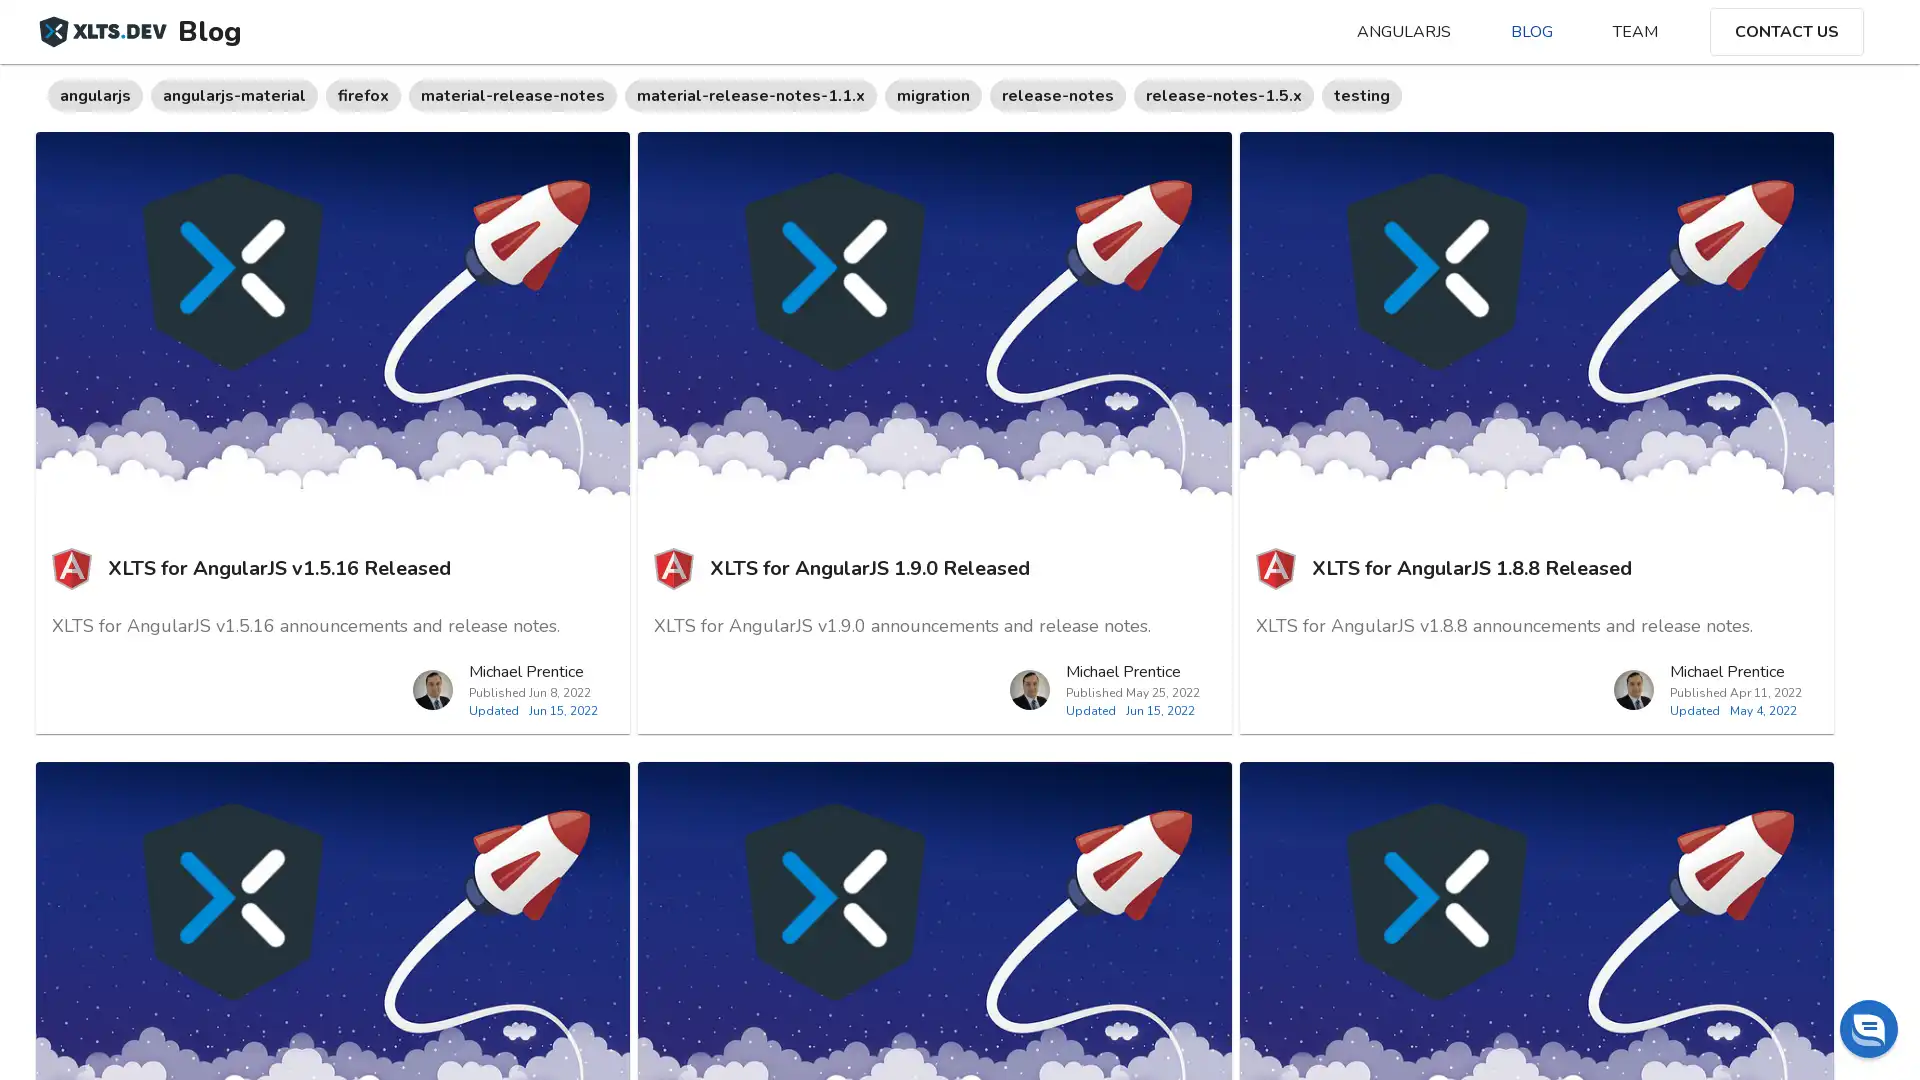 The image size is (1920, 1080). Describe the element at coordinates (1867, 1029) in the screenshot. I see `Chat widget toggle` at that location.